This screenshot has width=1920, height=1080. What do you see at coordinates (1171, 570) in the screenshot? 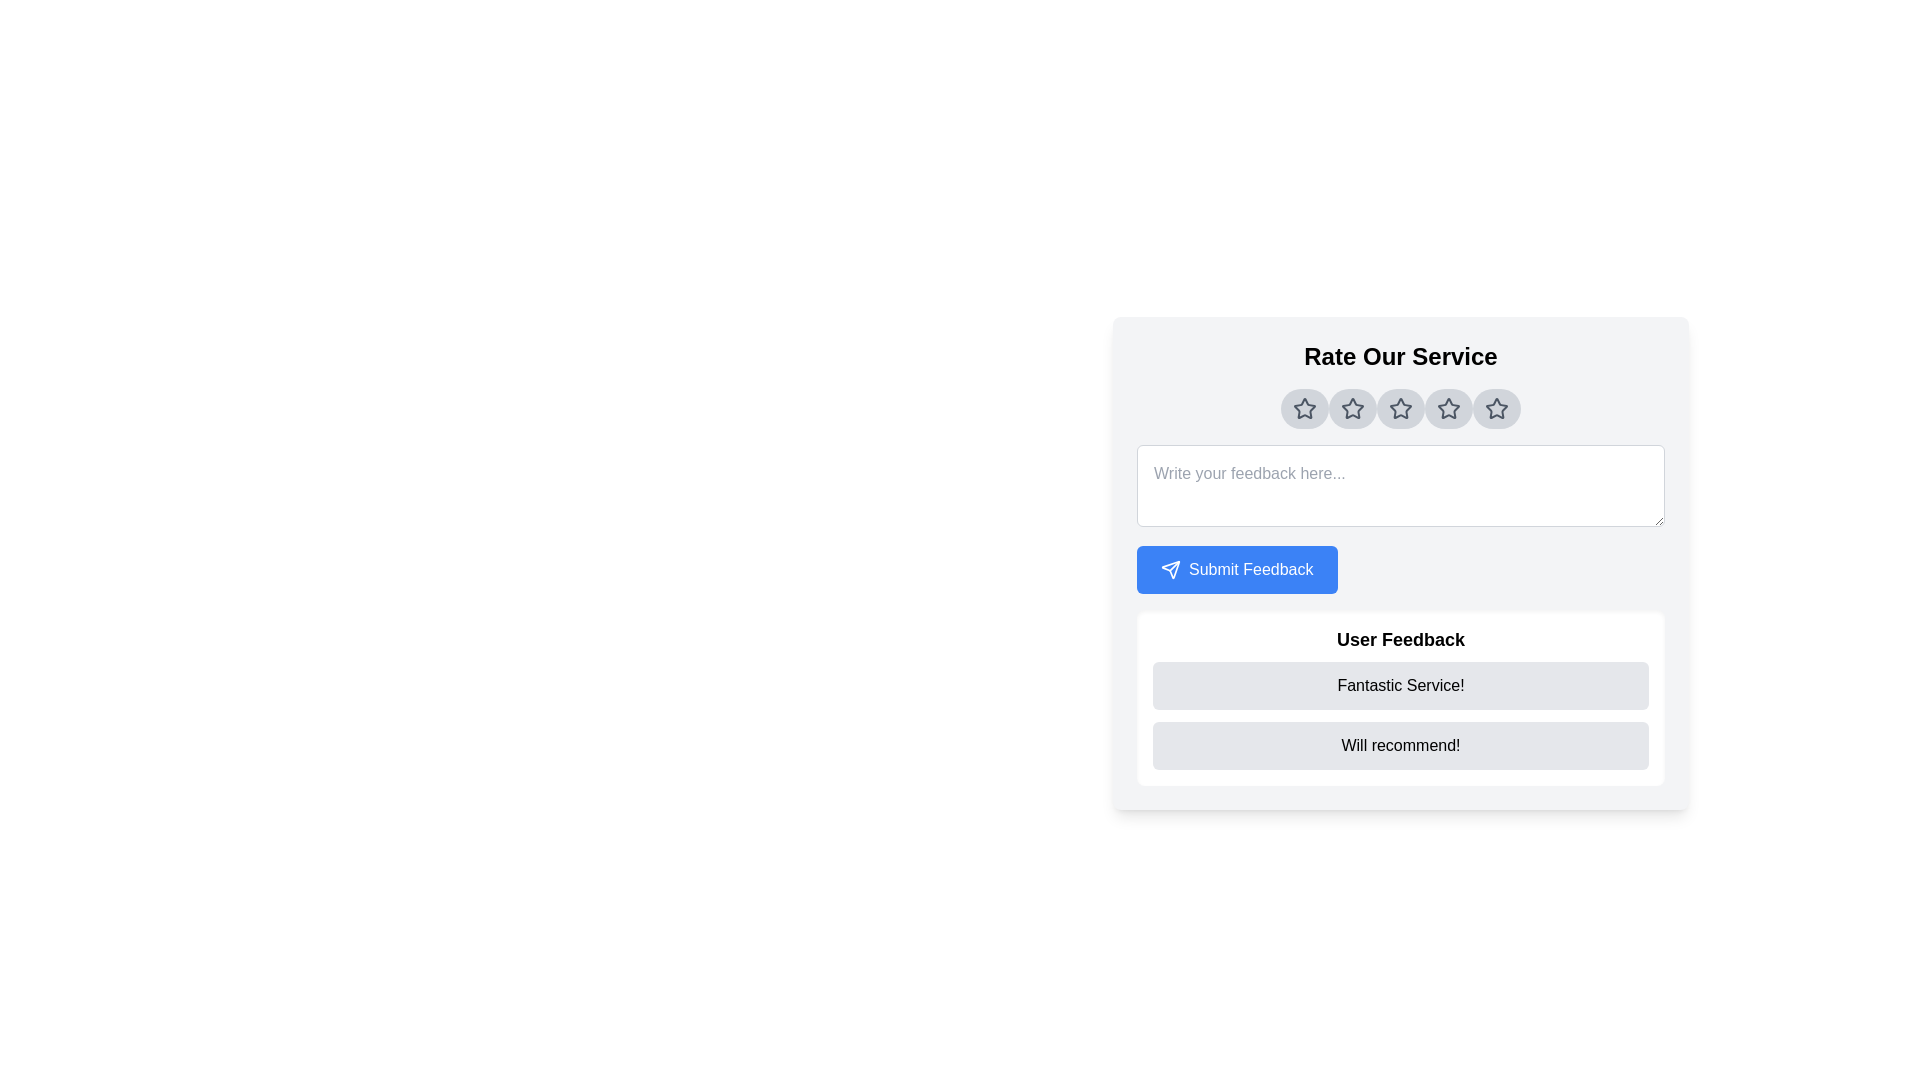
I see `the 'Submit Feedback' button containing the send SVG icon to observe interactive styling effects` at bounding box center [1171, 570].